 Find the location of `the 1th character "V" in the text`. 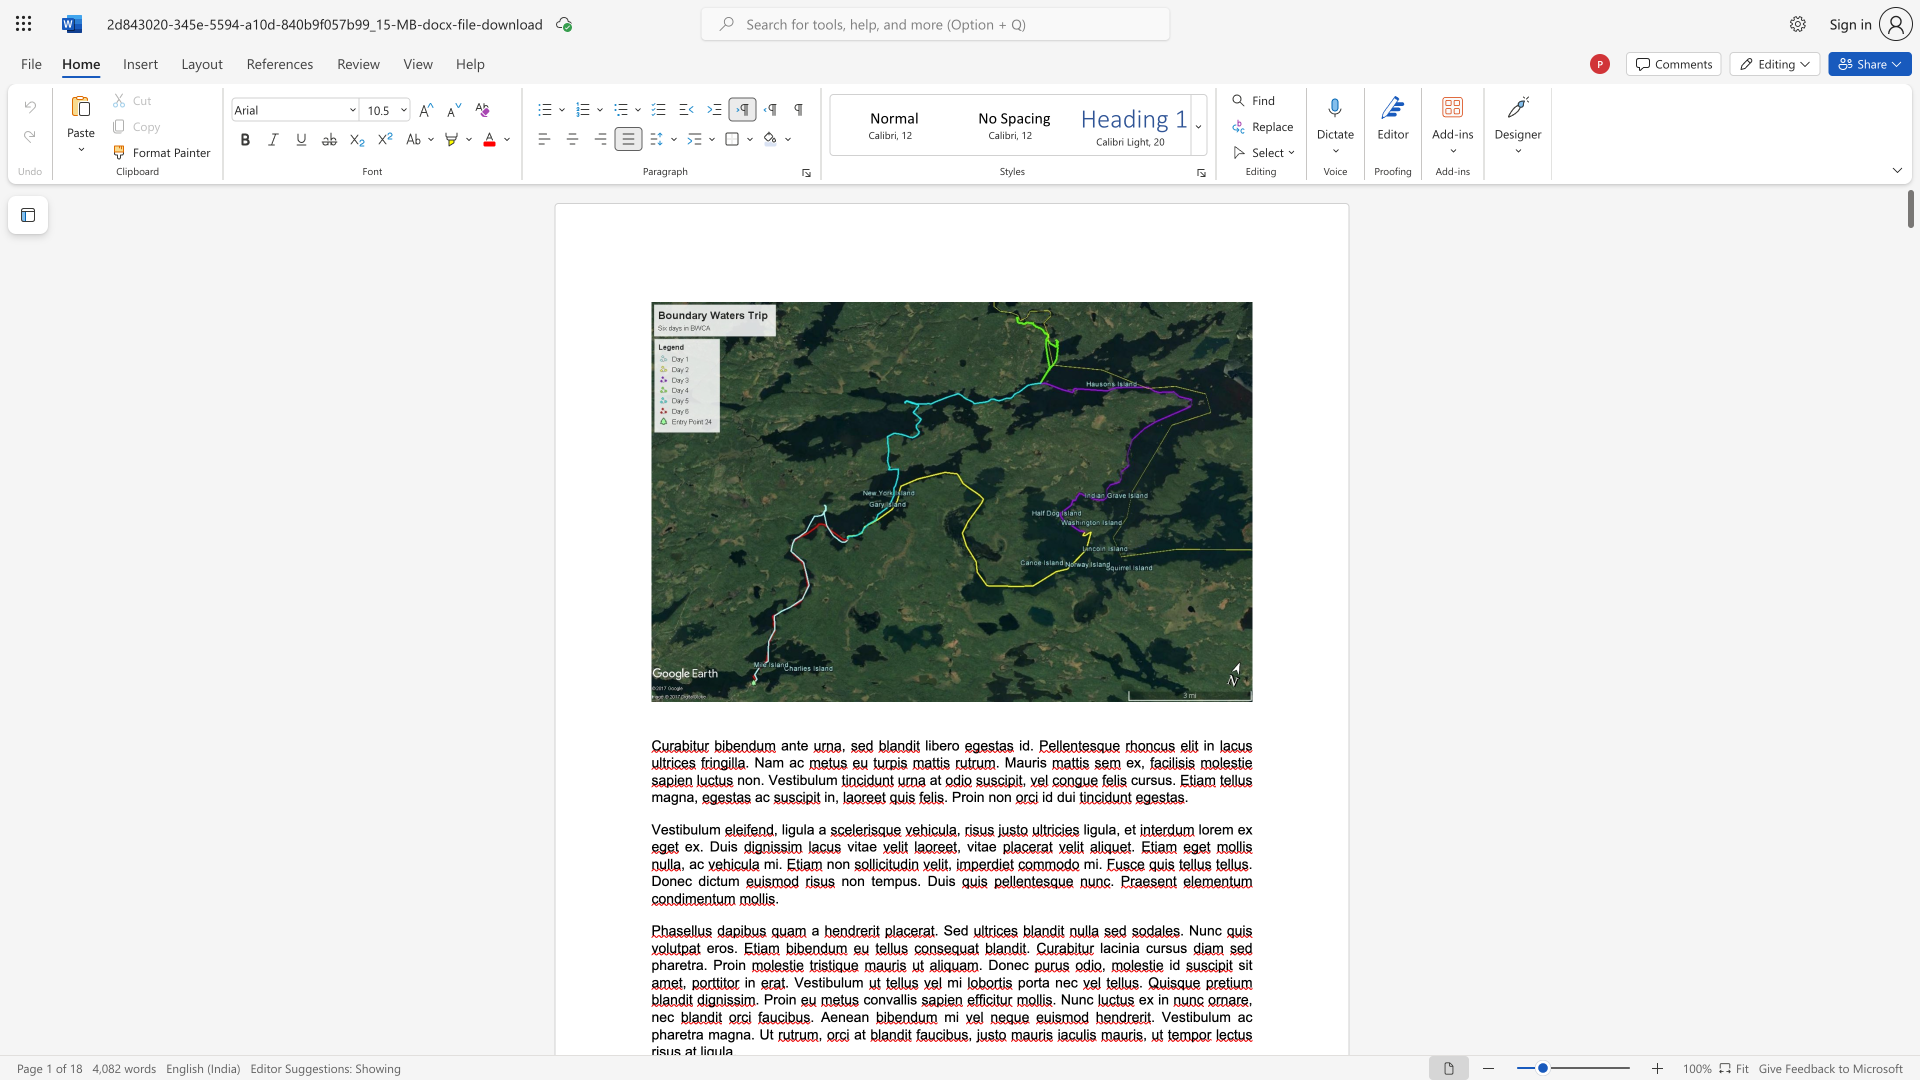

the 1th character "V" in the text is located at coordinates (656, 829).